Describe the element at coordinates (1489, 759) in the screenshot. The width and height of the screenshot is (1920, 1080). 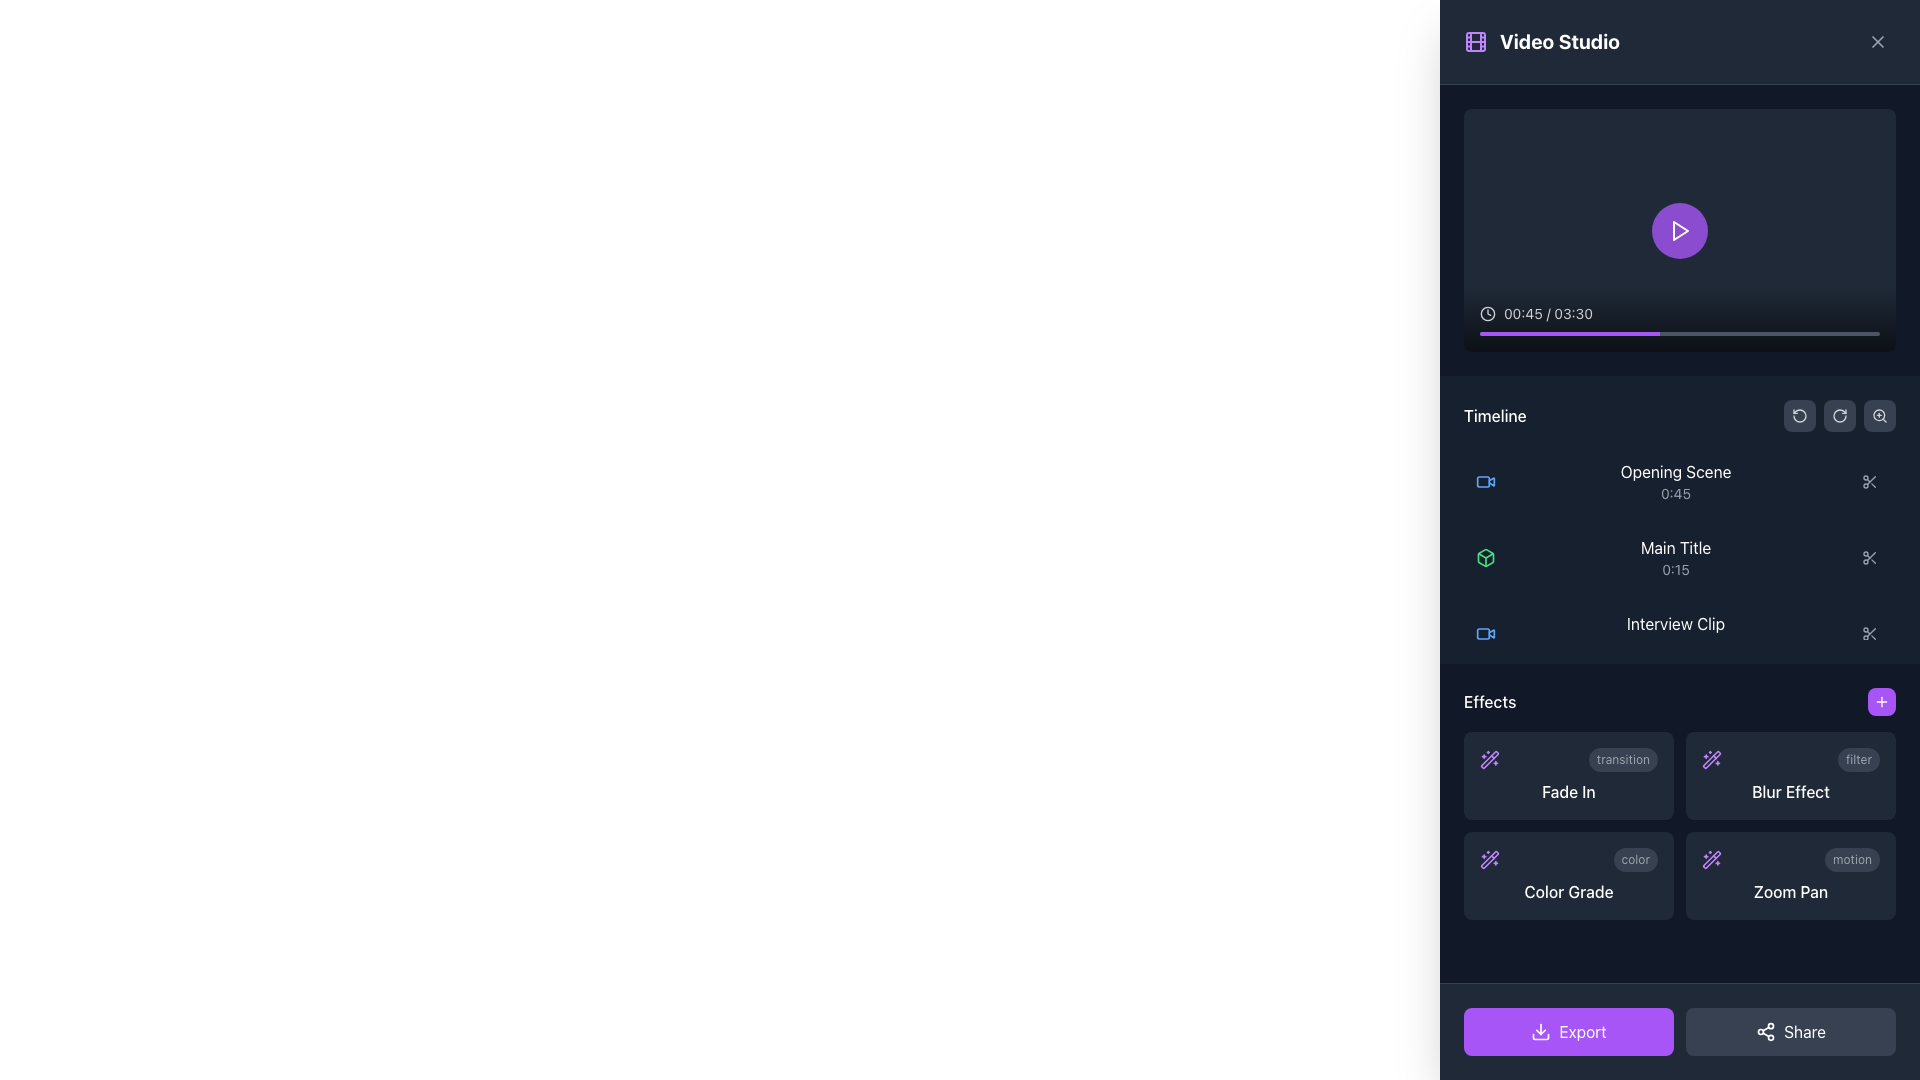
I see `the magic wand icon located in the lower-right area of the interface within the effects section` at that location.